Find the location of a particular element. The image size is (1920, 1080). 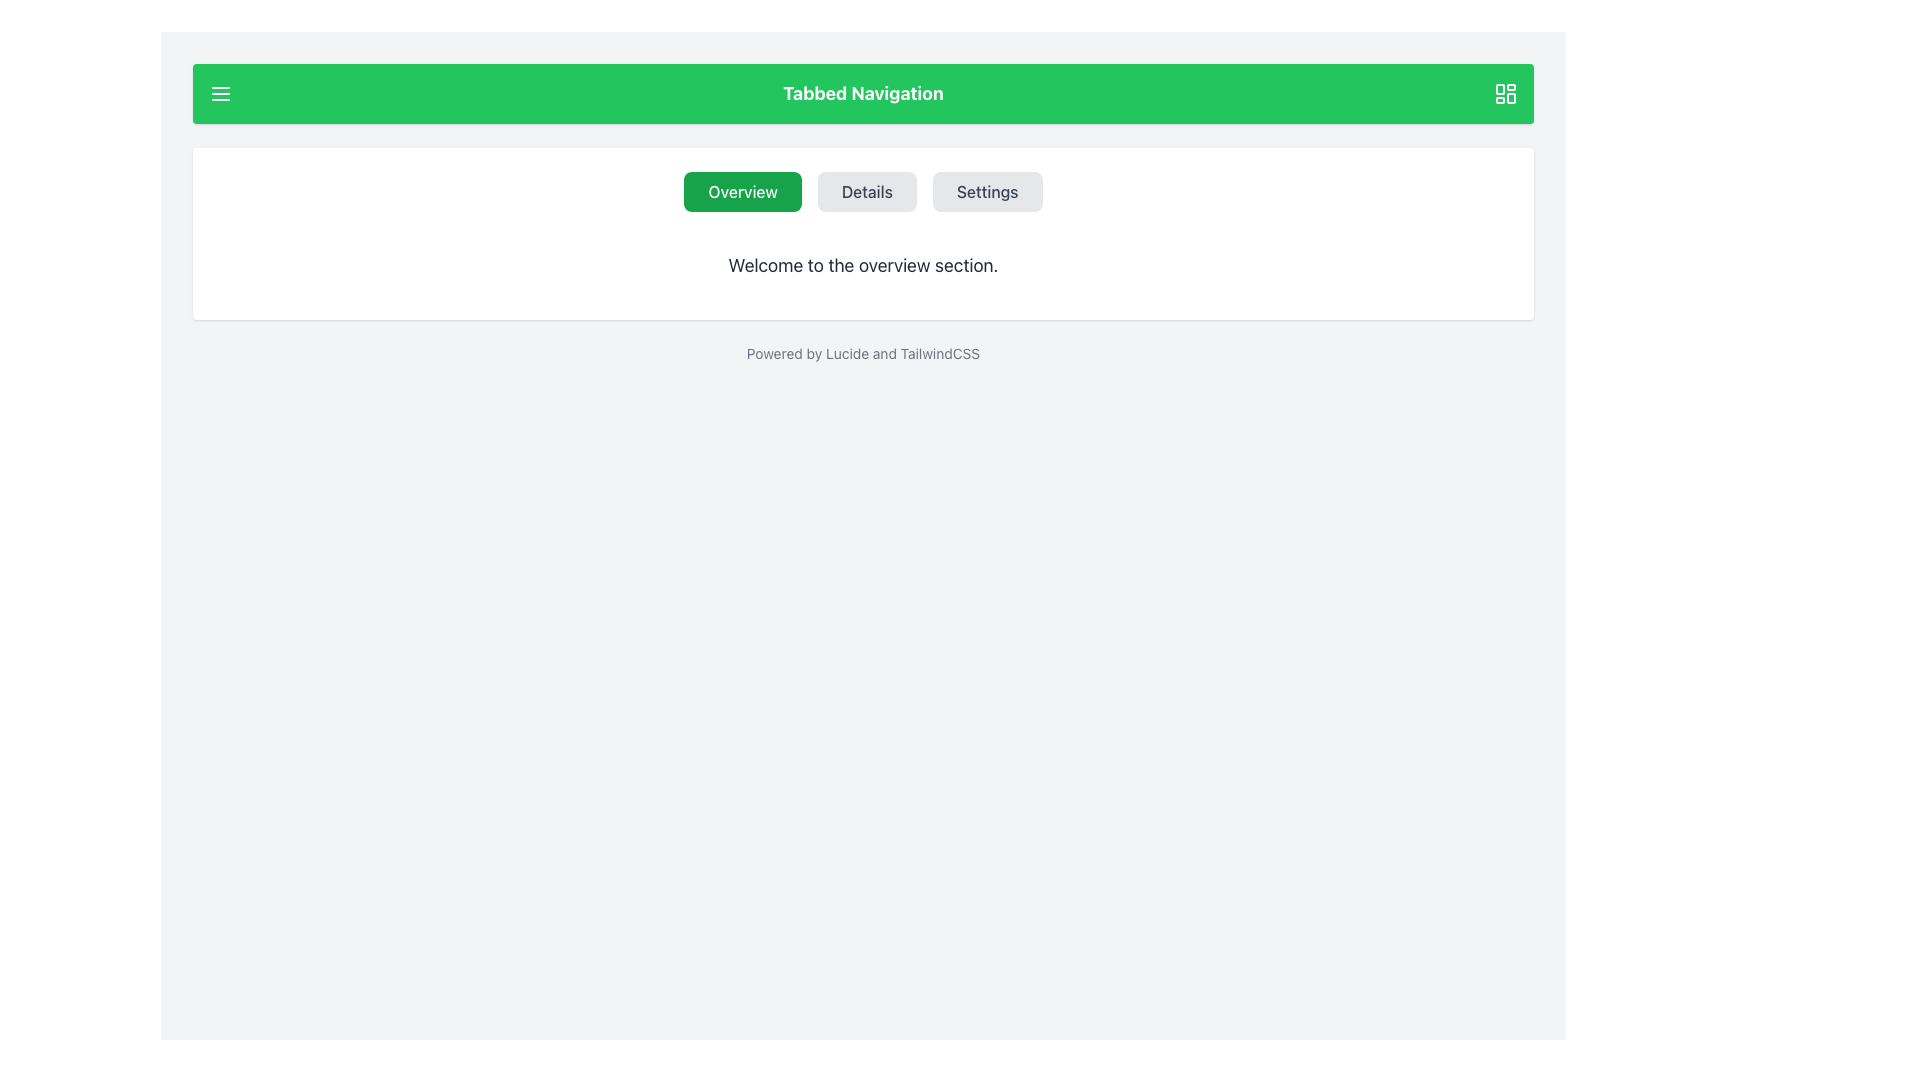

the 'Tabbed Navigation' text label, which is styled with bold and large font on a green background banner at the top of the interface is located at coordinates (863, 93).